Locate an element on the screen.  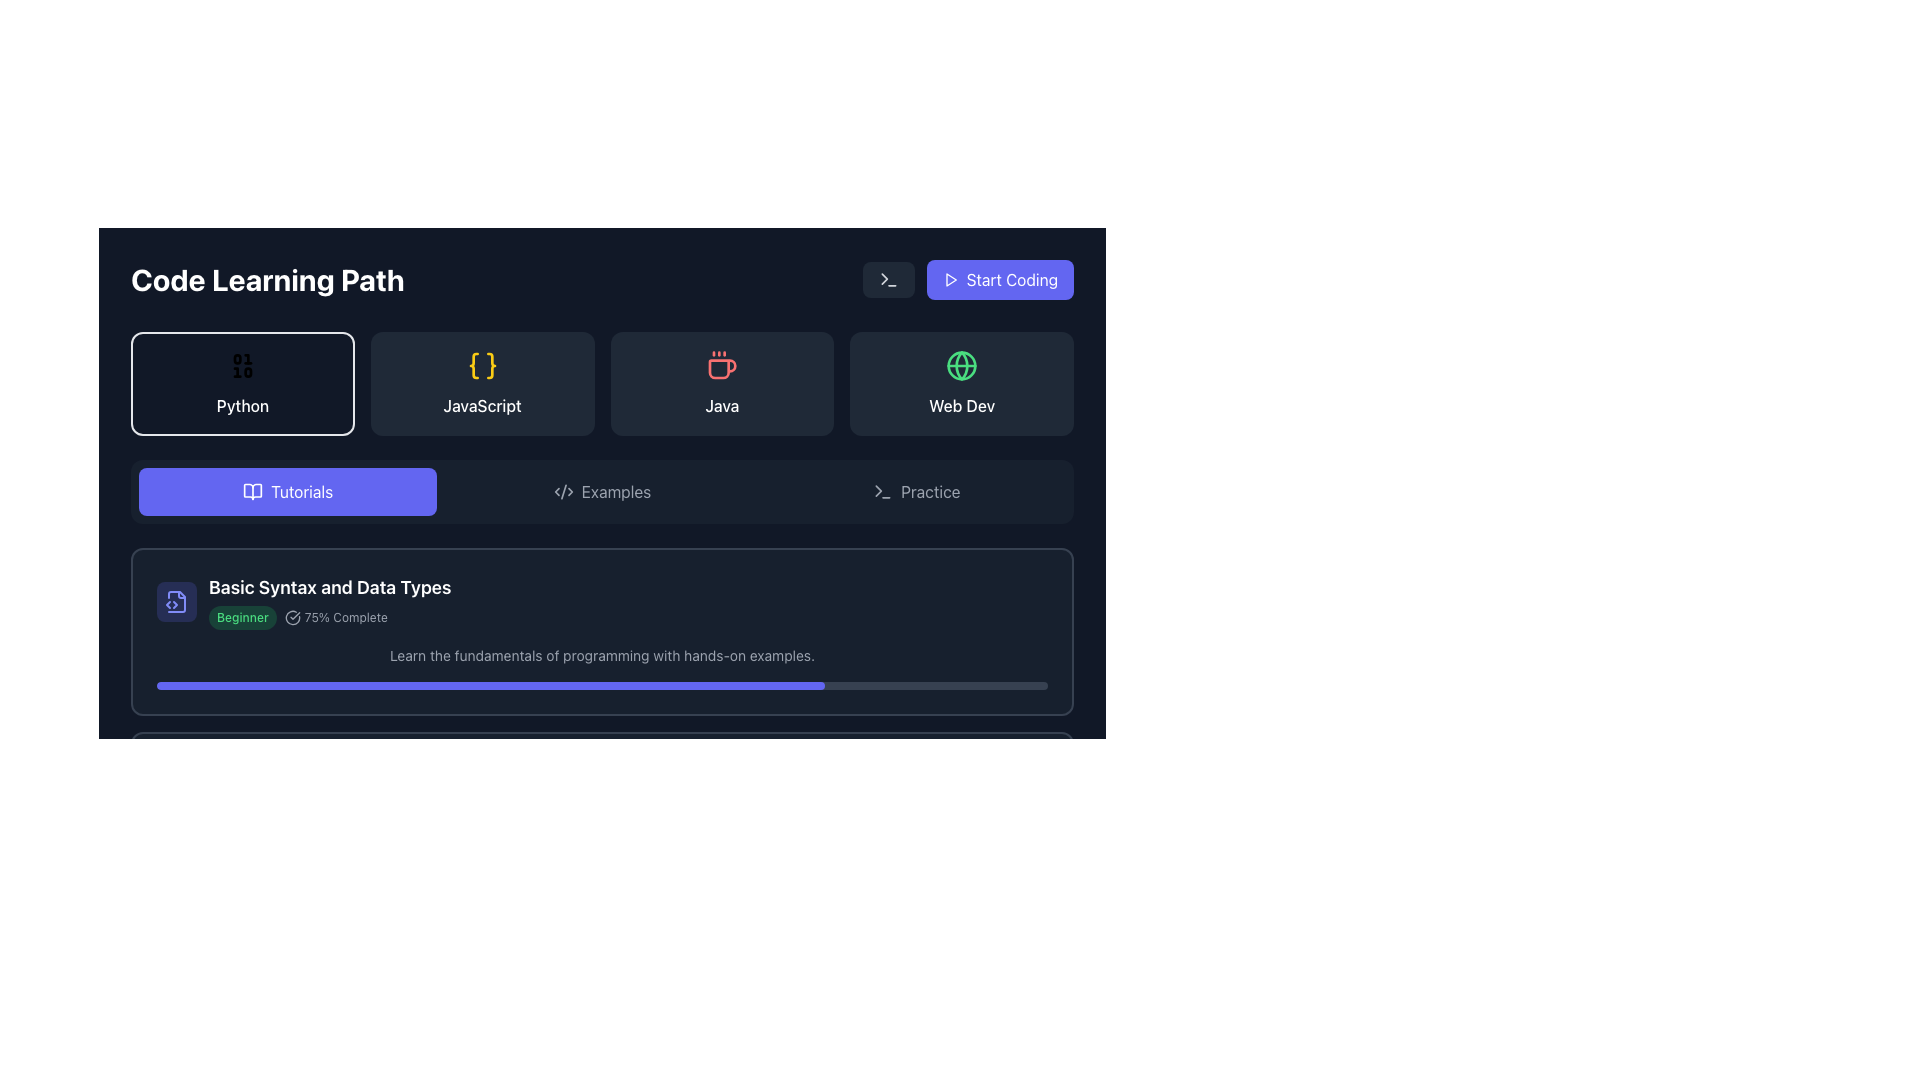
the progress value on the progress bar indicating 75% completion for the course labeled 'Basic Syntax and Data Types' is located at coordinates (601, 685).